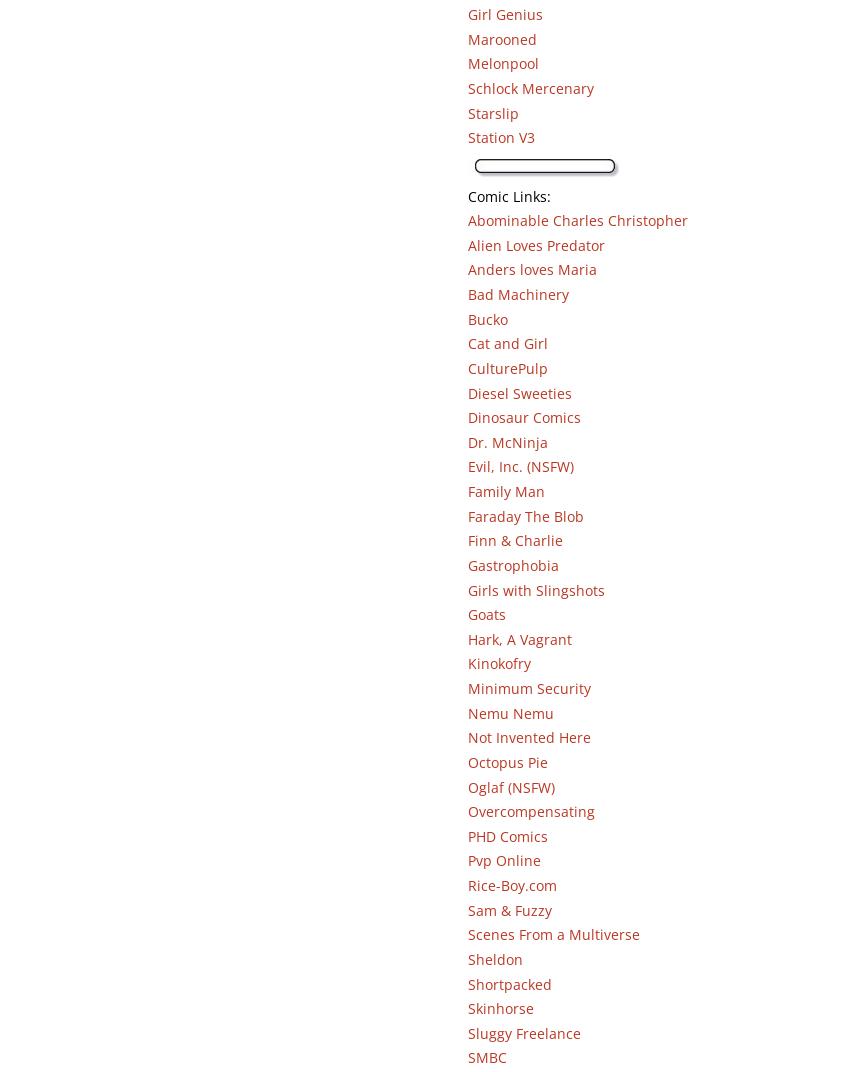  Describe the element at coordinates (513, 539) in the screenshot. I see `'Finn & Charlie'` at that location.